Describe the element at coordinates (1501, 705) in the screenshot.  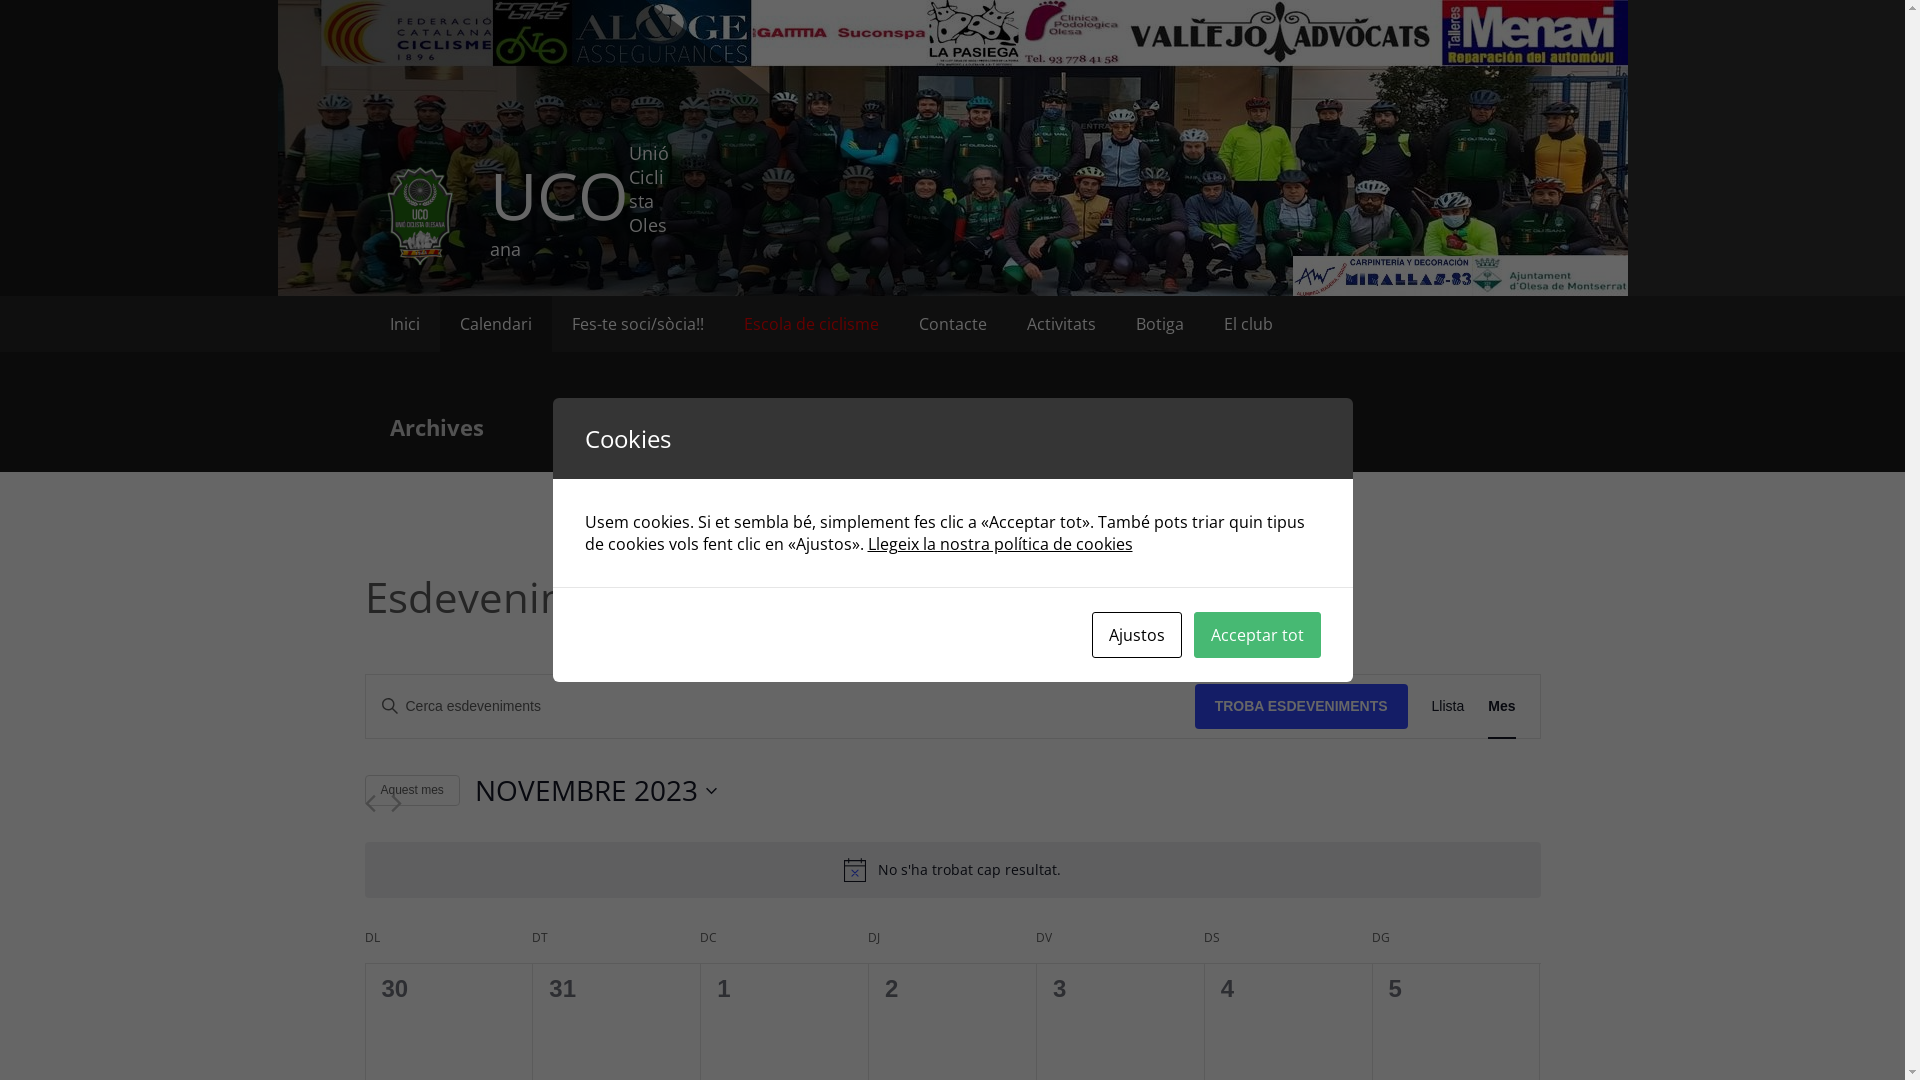
I see `'Mes'` at that location.